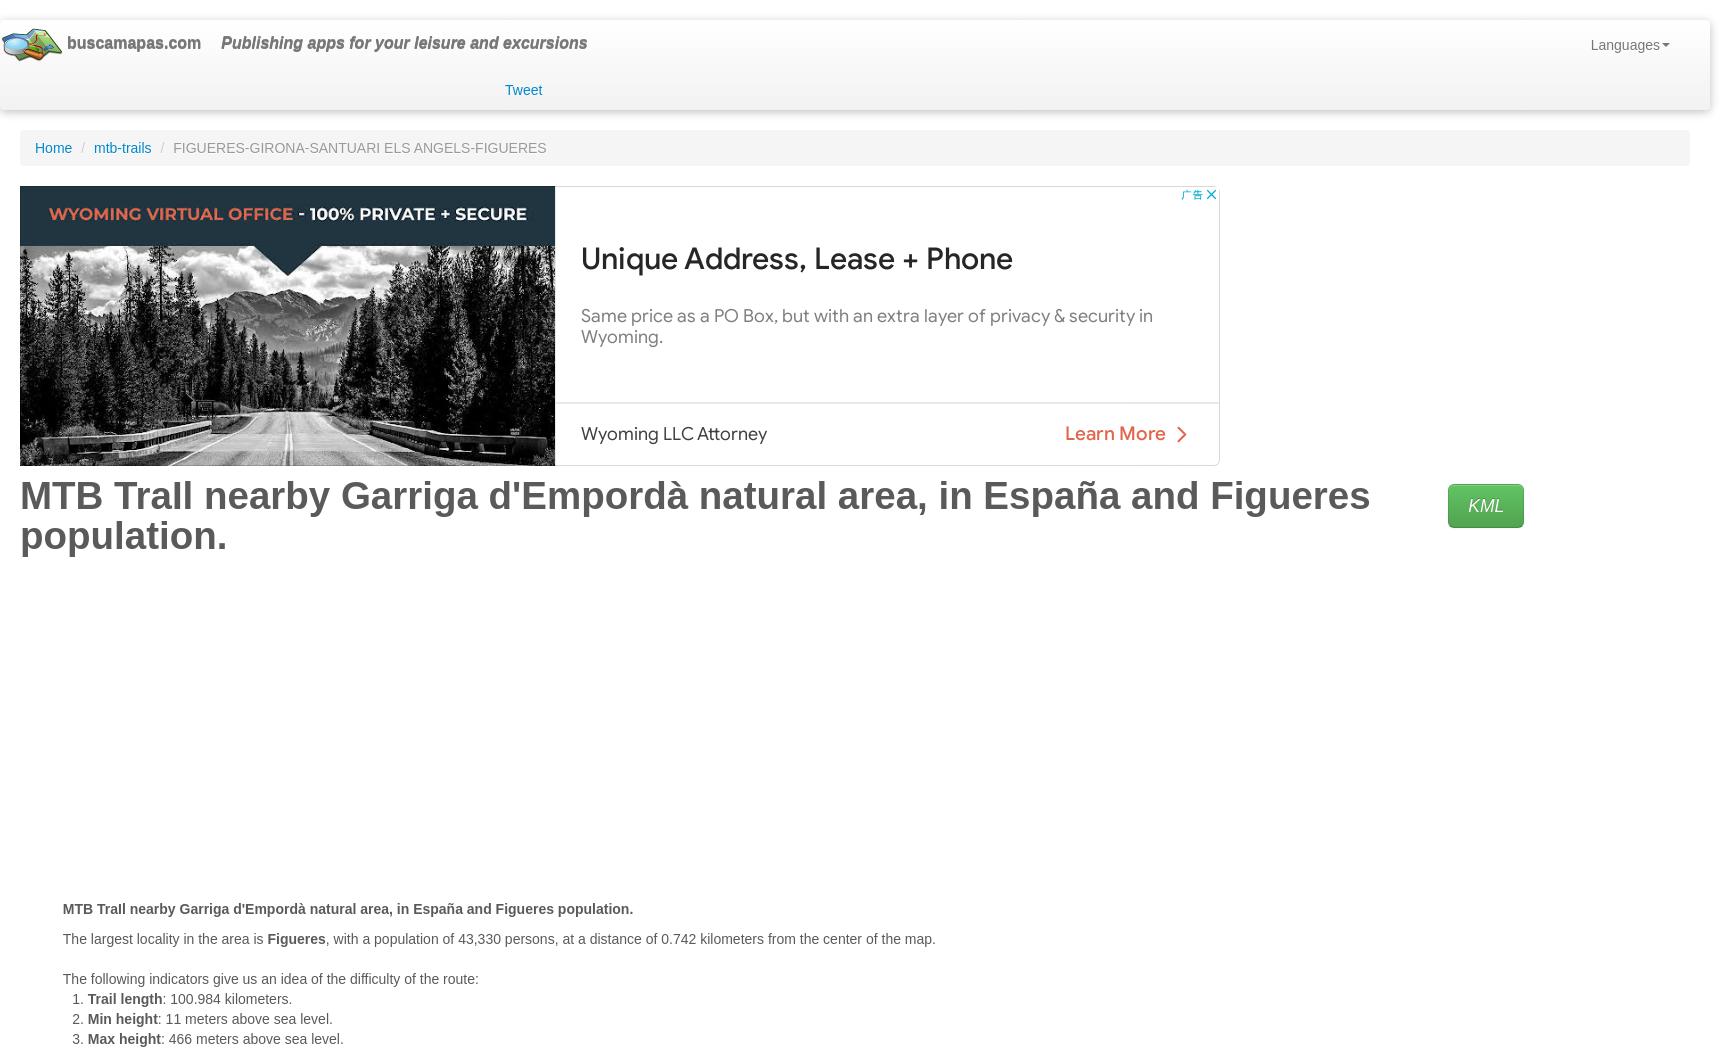  What do you see at coordinates (227, 998) in the screenshot?
I see `': 100.984 kilometers.'` at bounding box center [227, 998].